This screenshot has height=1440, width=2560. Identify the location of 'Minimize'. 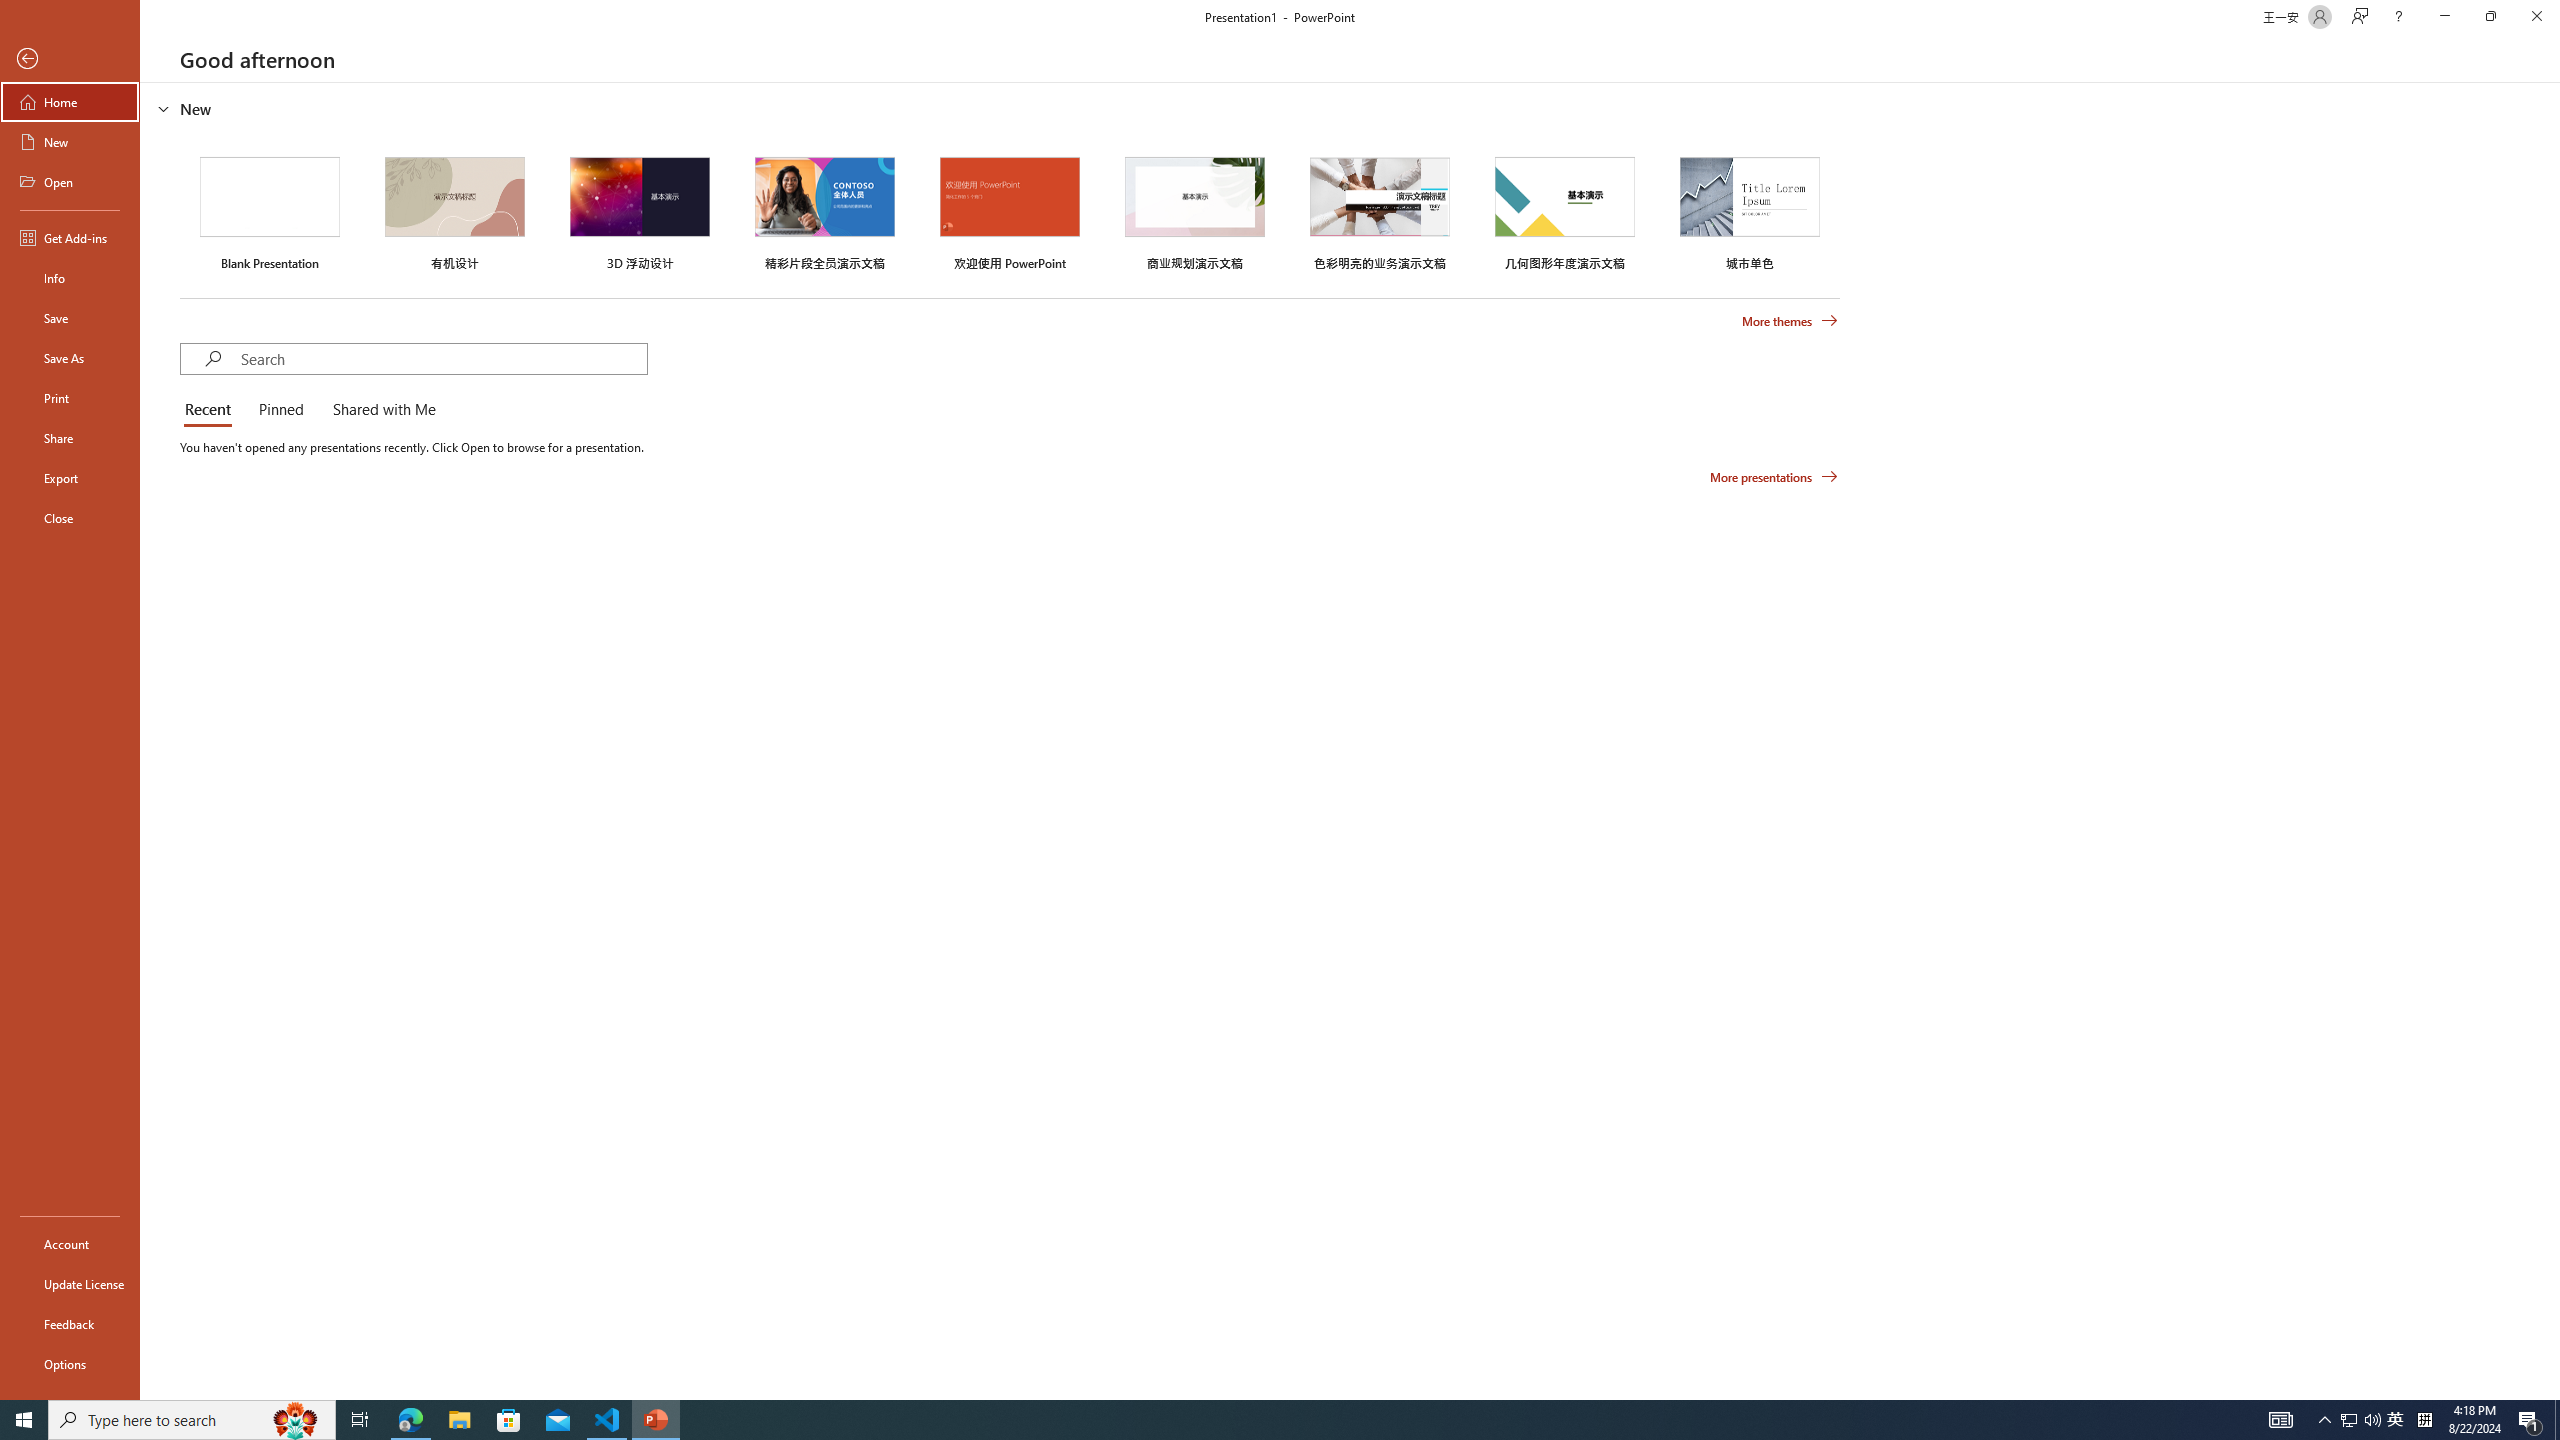
(2443, 16).